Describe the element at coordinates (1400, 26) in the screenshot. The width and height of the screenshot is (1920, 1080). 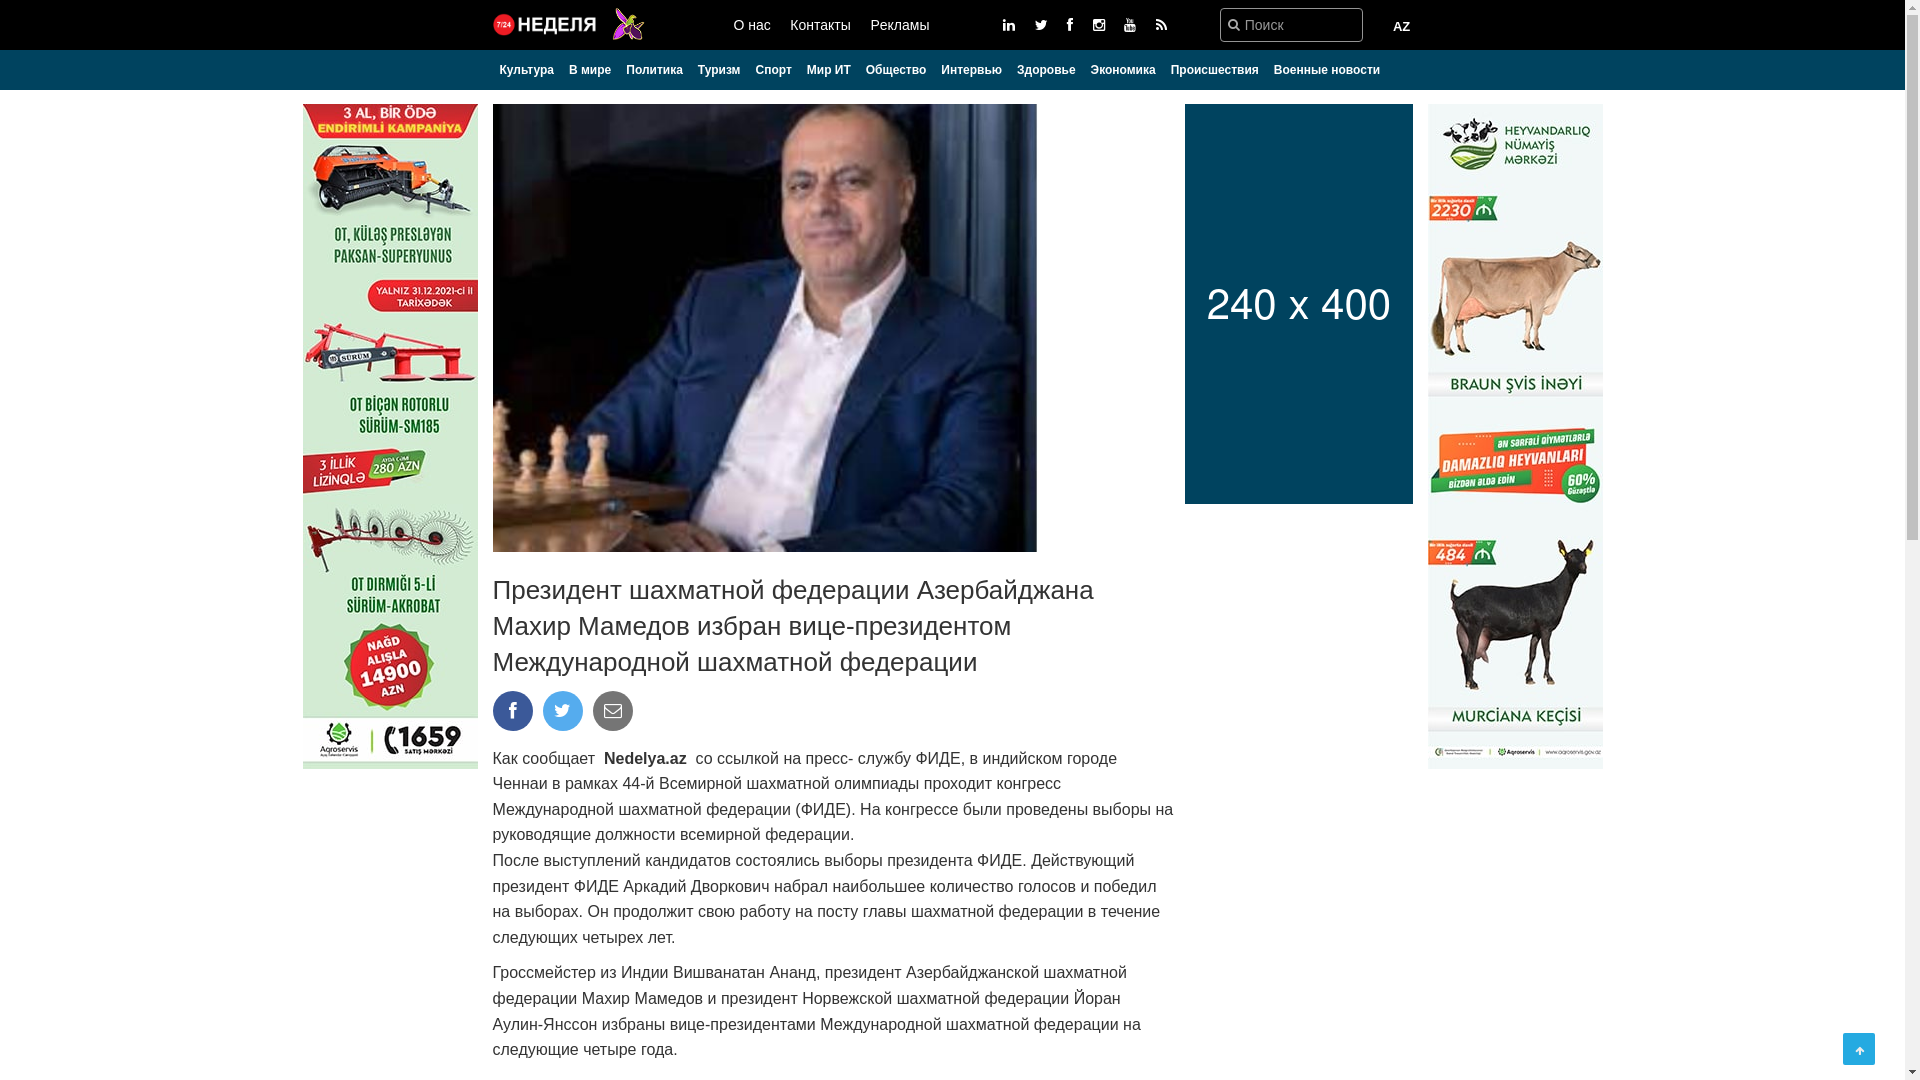
I see `'AZ'` at that location.